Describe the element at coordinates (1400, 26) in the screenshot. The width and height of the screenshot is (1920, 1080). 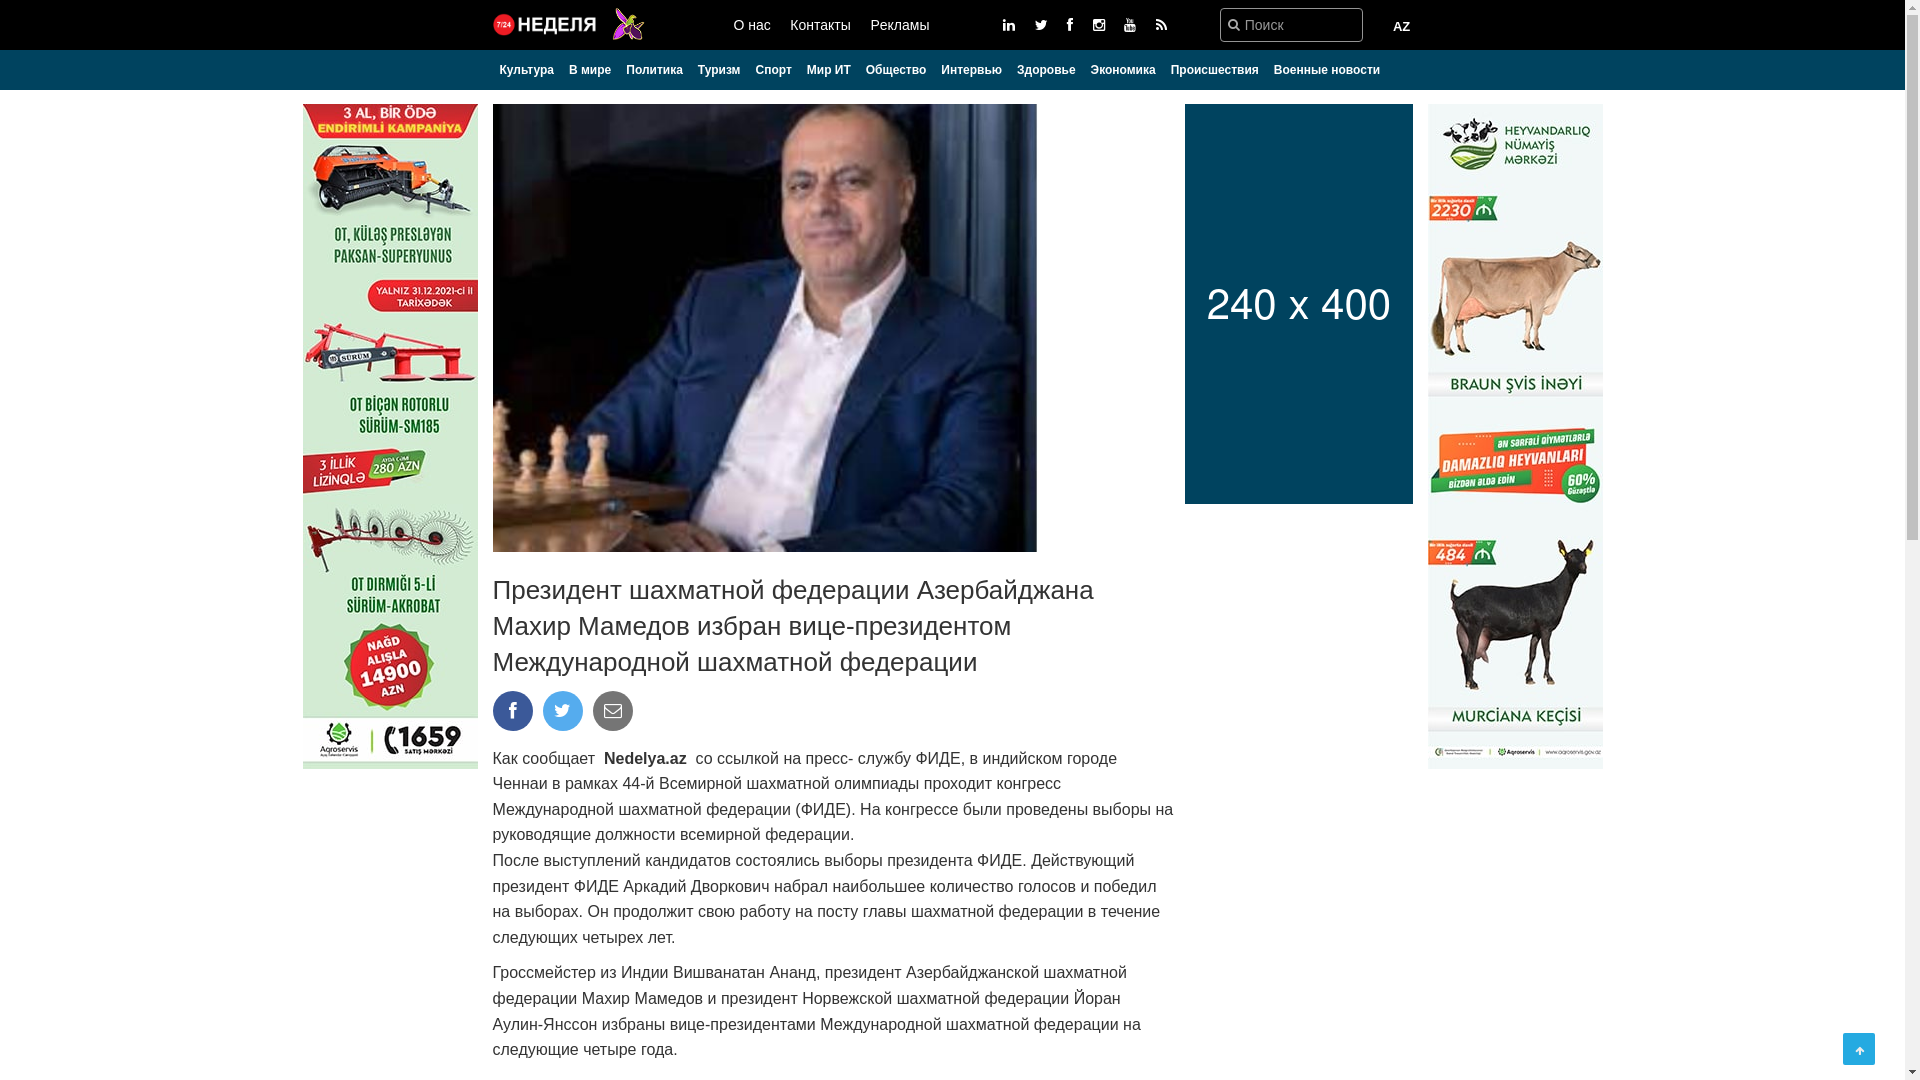
I see `'AZ'` at that location.